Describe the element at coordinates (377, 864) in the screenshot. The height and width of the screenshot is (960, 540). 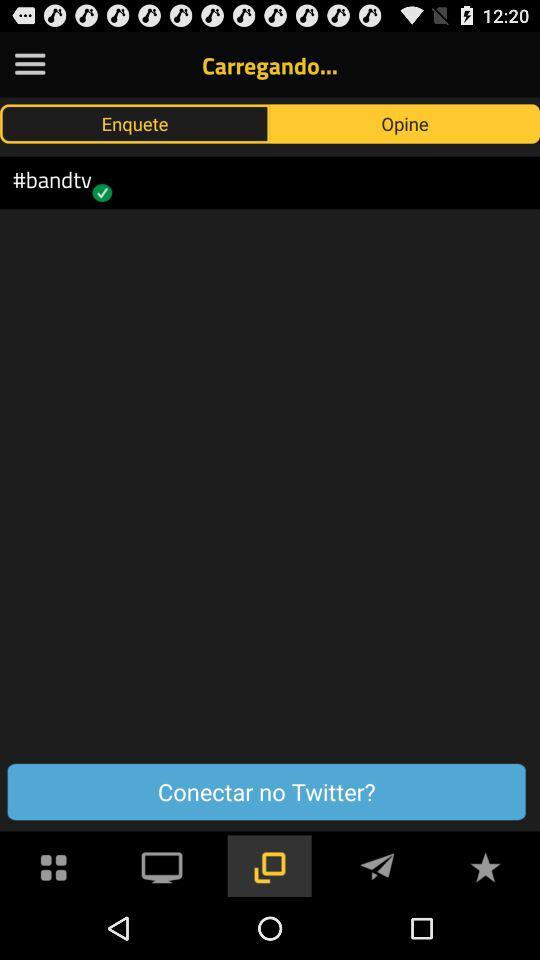
I see `send message` at that location.